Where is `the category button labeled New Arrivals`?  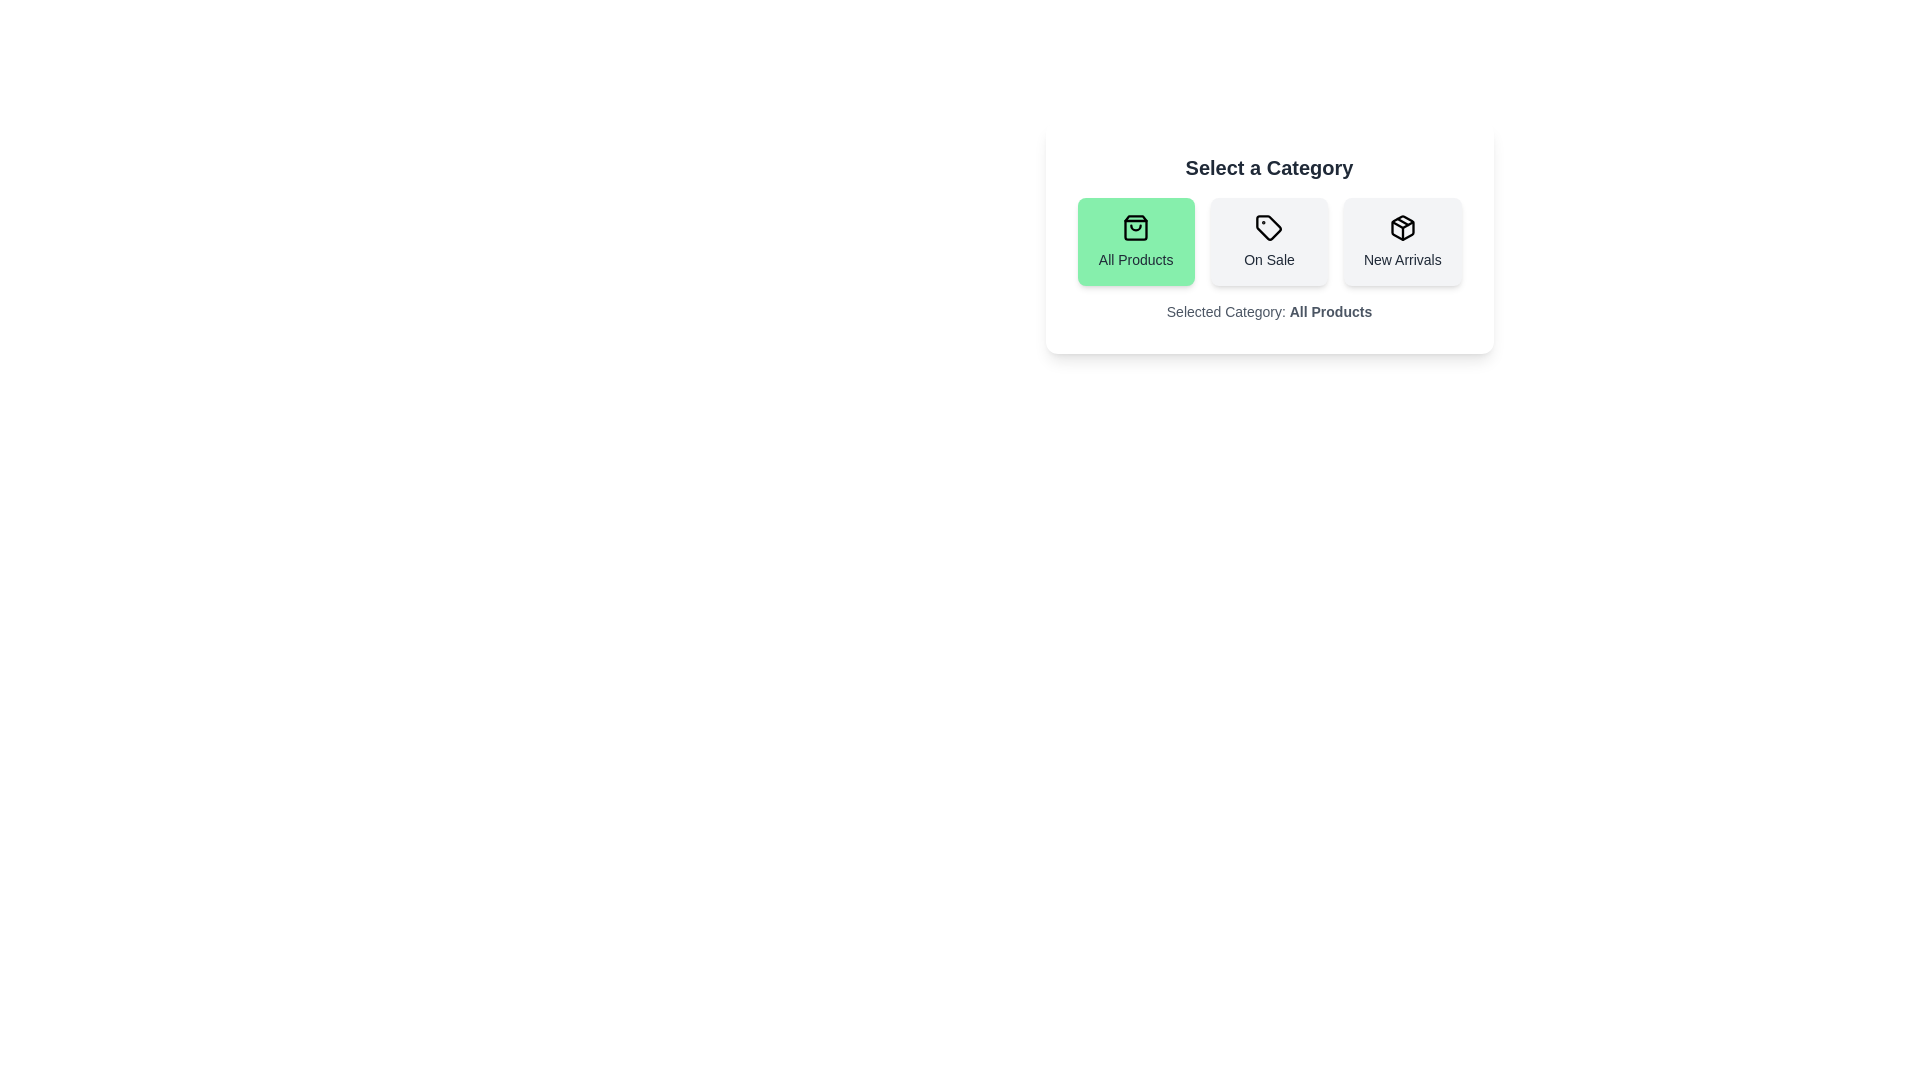
the category button labeled New Arrivals is located at coordinates (1401, 241).